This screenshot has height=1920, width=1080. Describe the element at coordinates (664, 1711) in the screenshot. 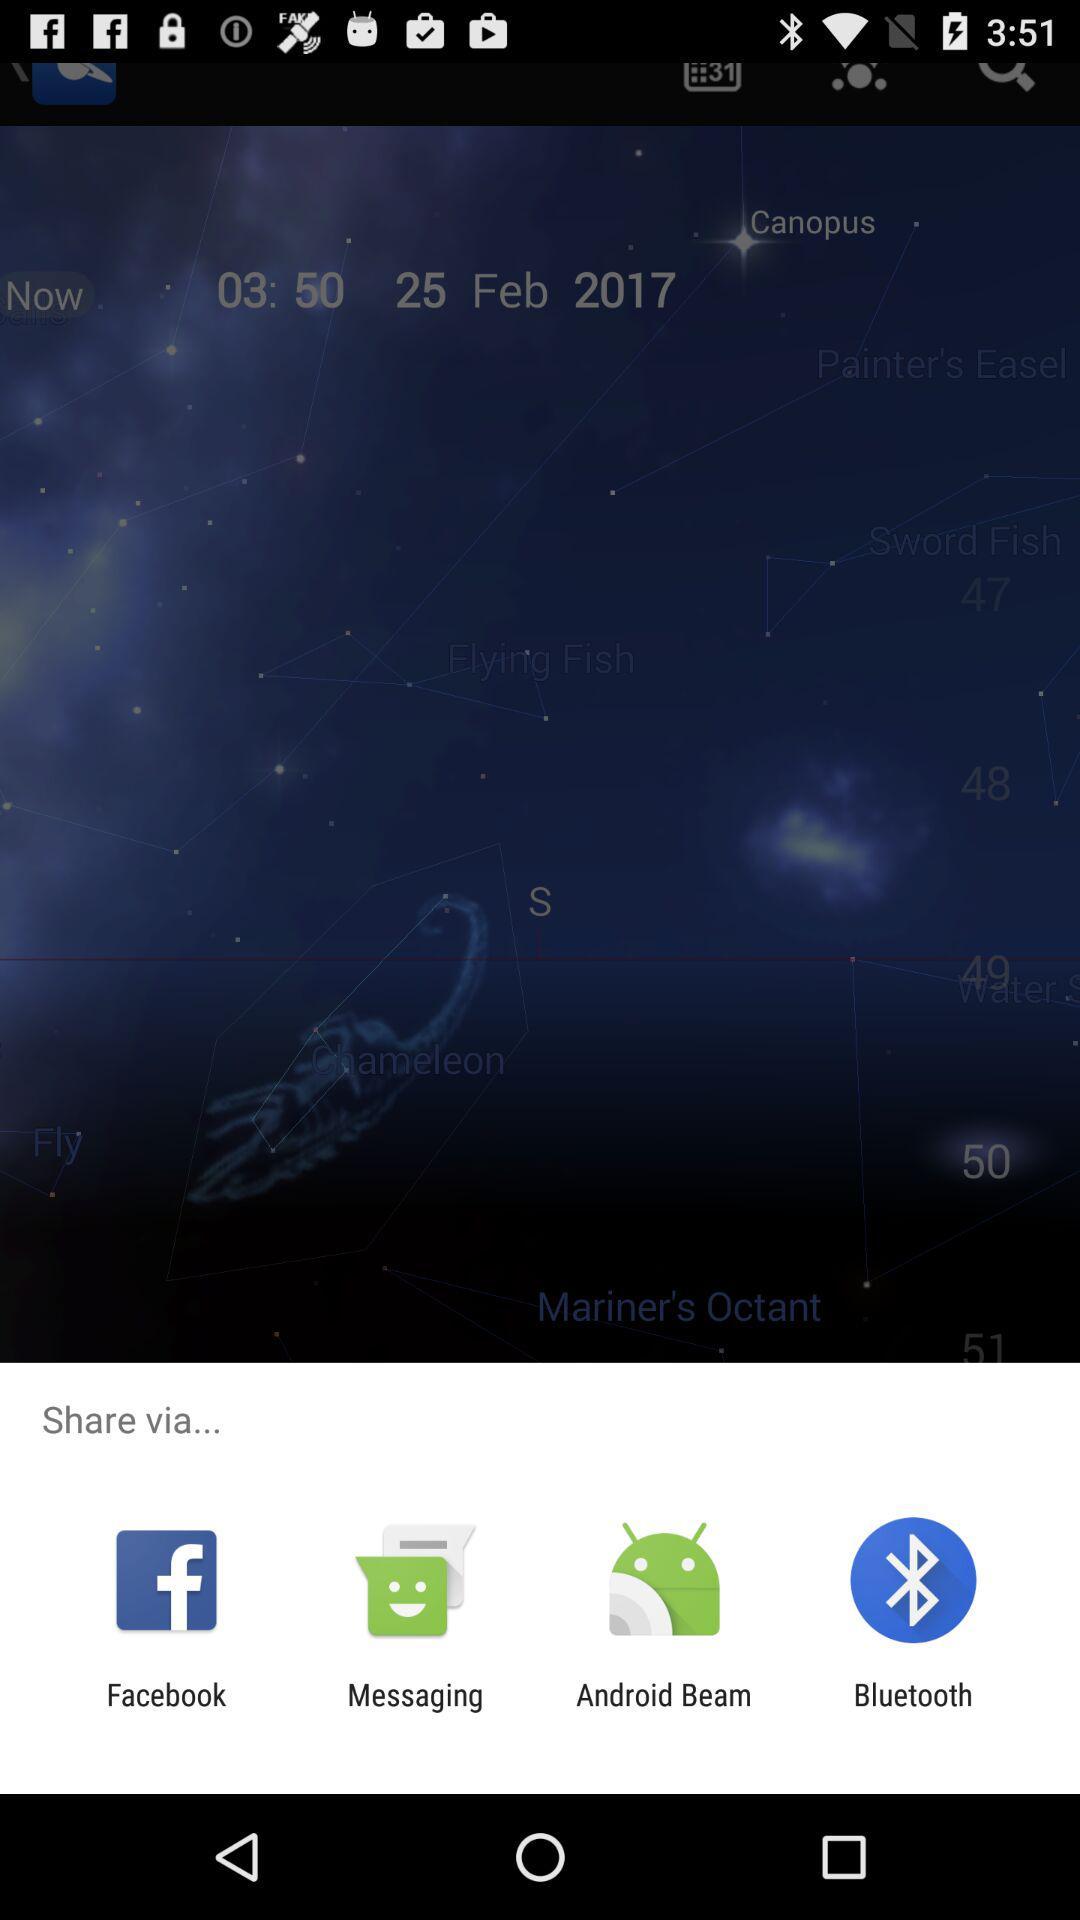

I see `android beam app` at that location.